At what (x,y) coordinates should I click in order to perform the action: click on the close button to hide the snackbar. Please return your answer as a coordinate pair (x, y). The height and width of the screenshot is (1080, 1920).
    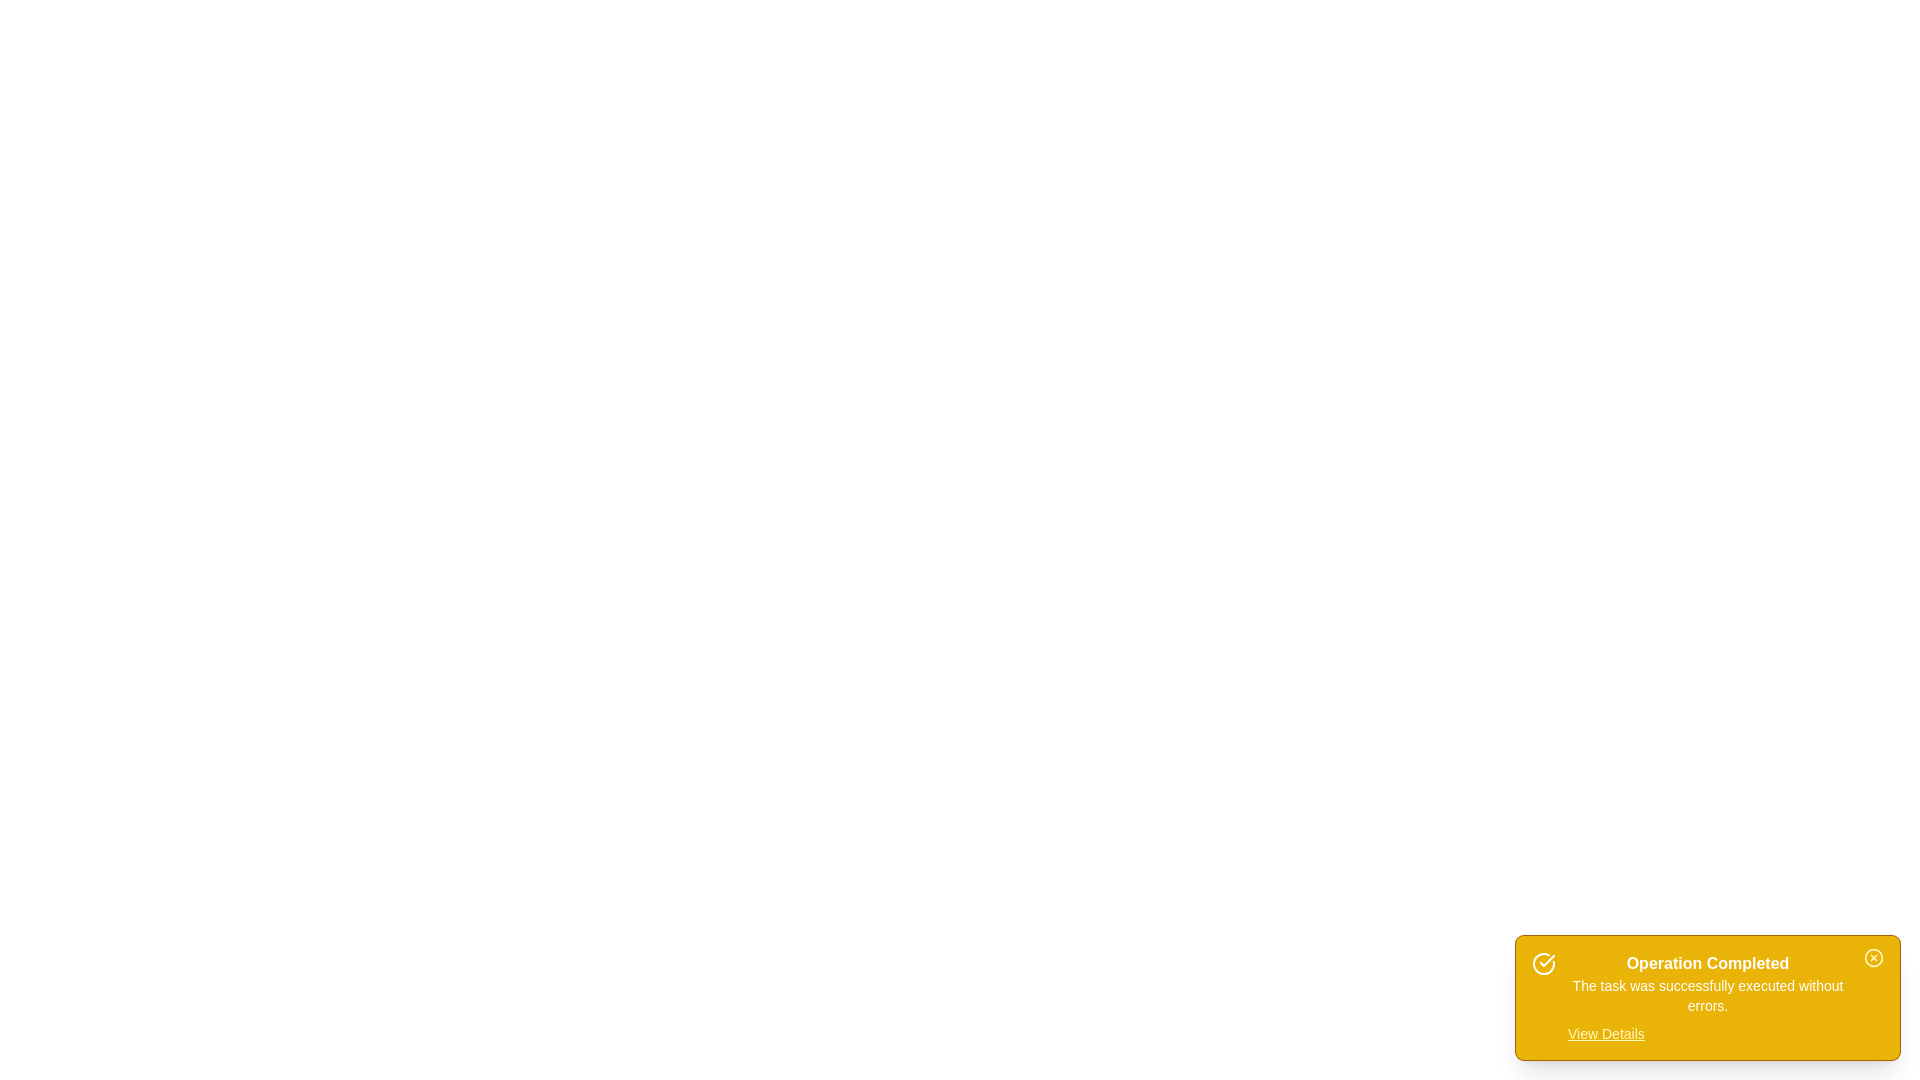
    Looking at the image, I should click on (1872, 956).